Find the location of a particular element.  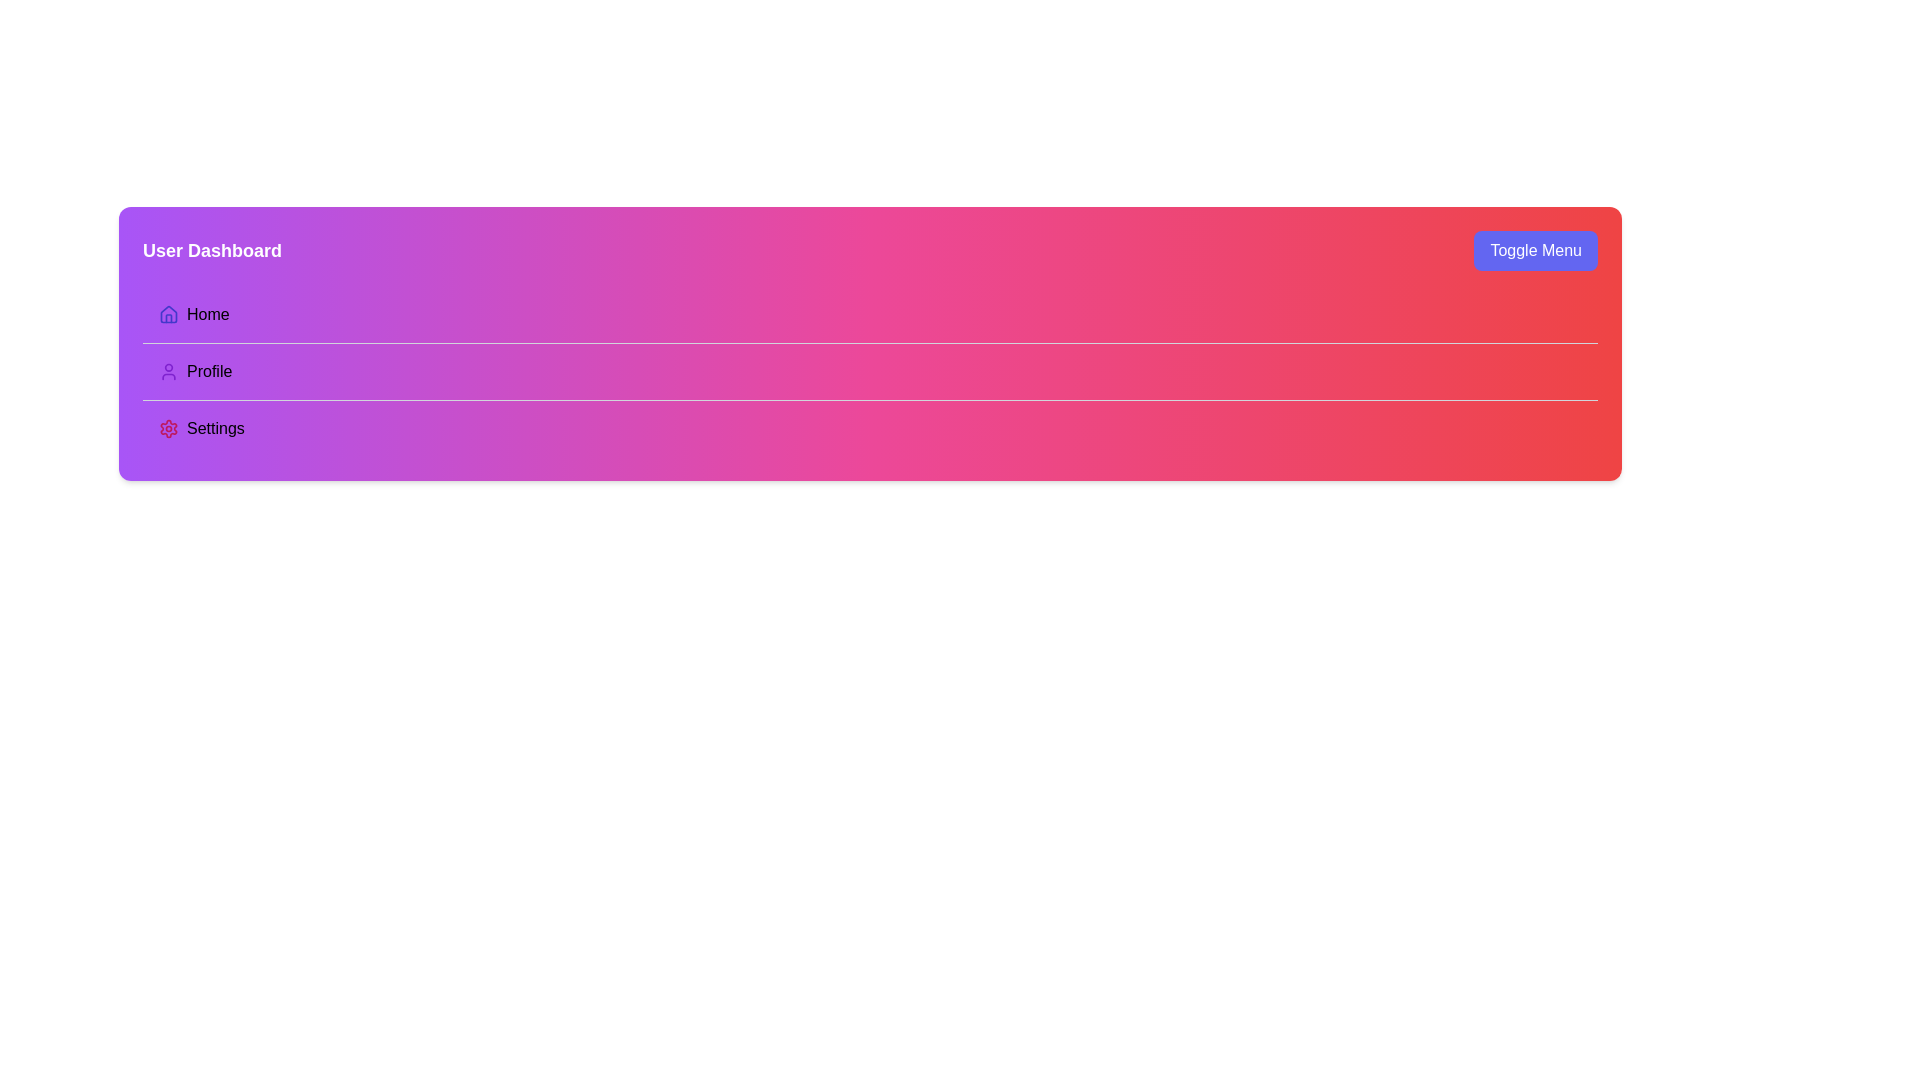

the gear-shaped settings icon is located at coordinates (168, 427).